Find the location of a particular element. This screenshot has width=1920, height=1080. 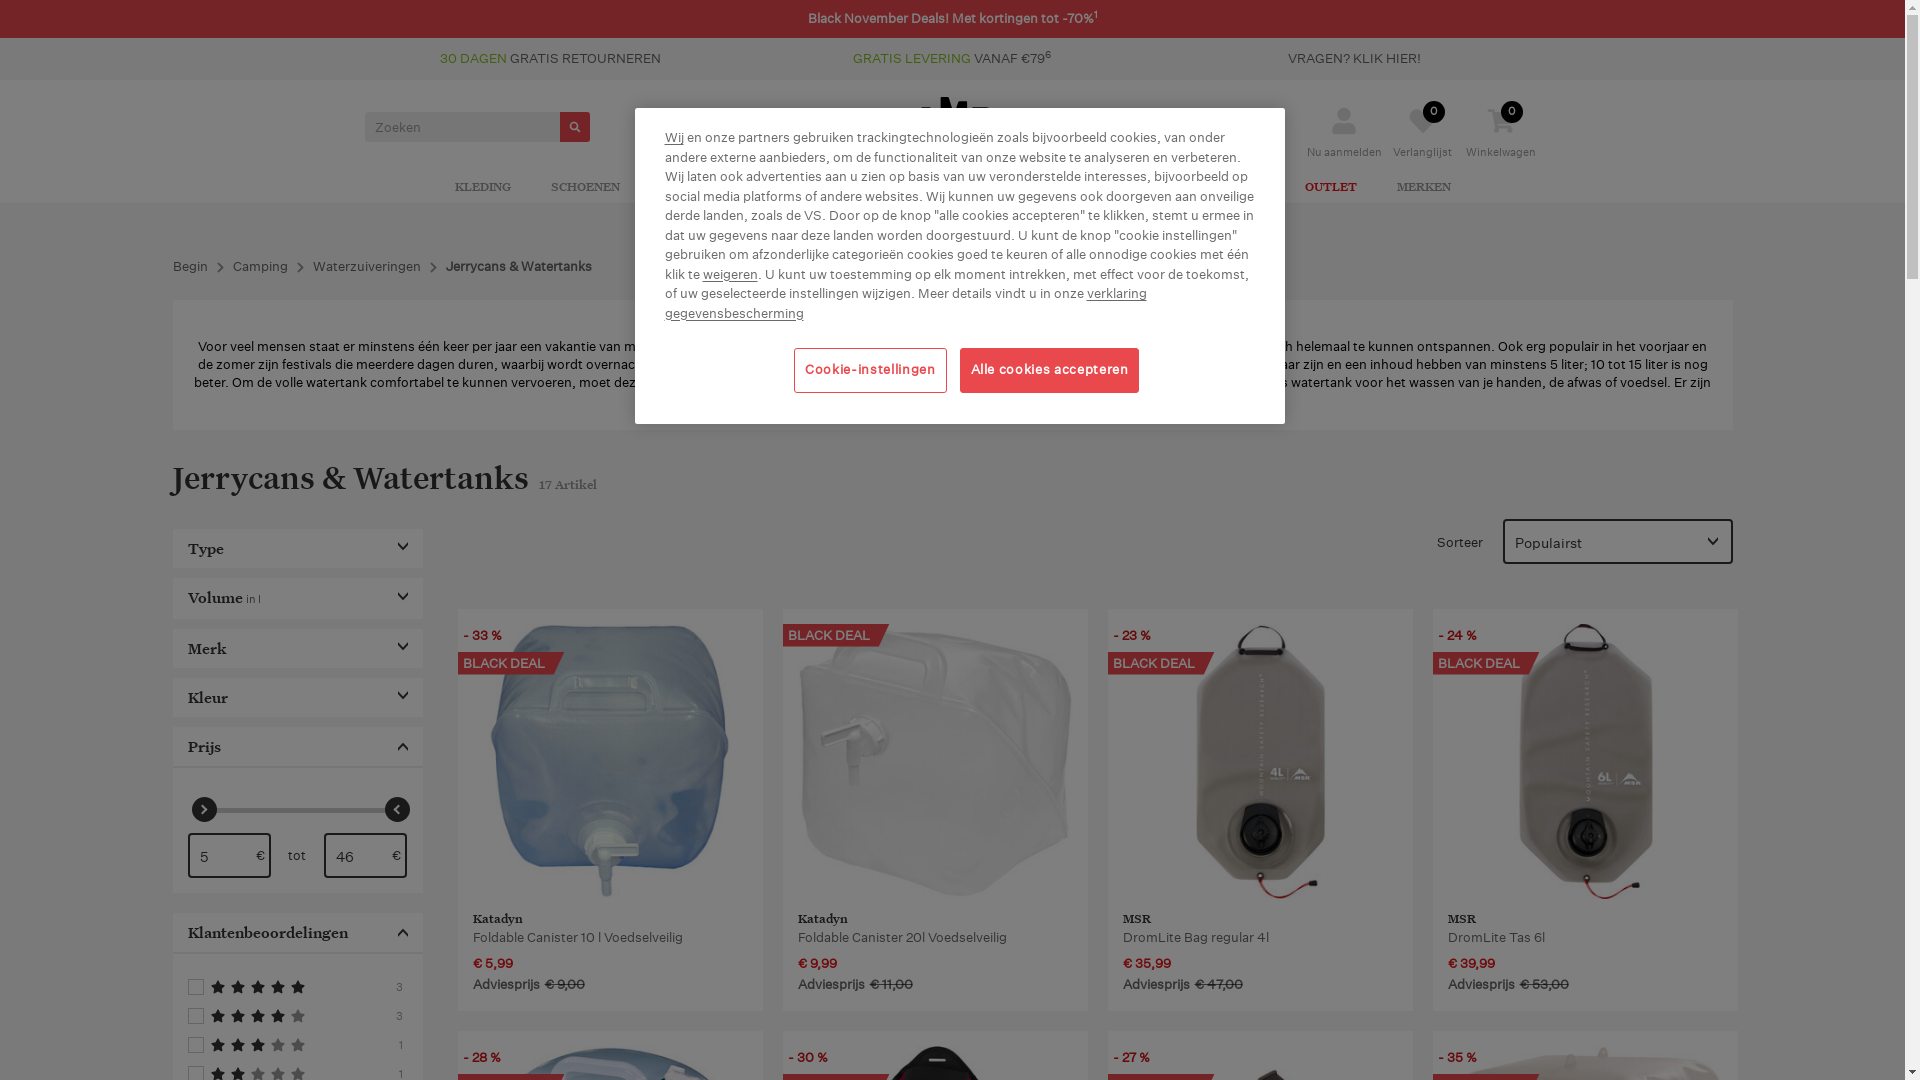

'Filtert naar 3' is located at coordinates (296, 1044).